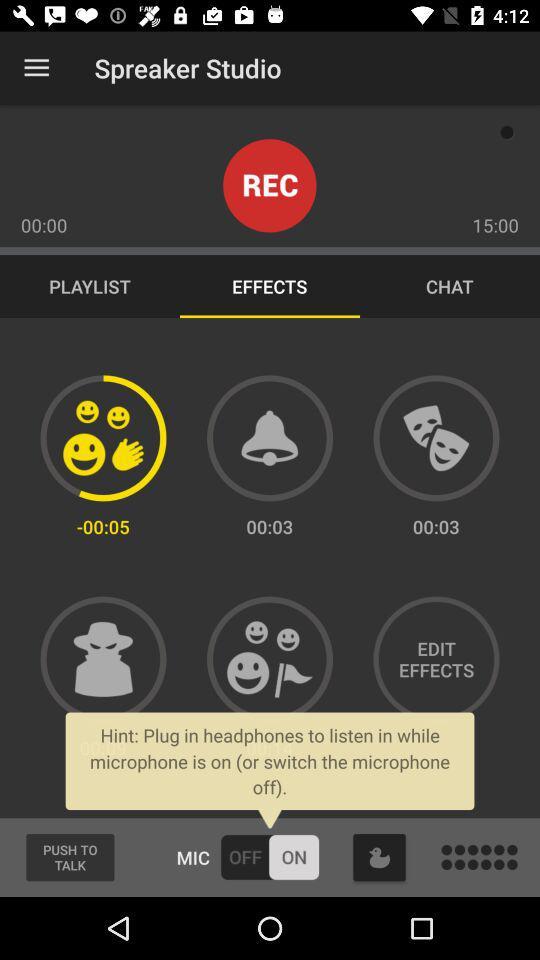 The height and width of the screenshot is (960, 540). What do you see at coordinates (269, 185) in the screenshot?
I see `record` at bounding box center [269, 185].